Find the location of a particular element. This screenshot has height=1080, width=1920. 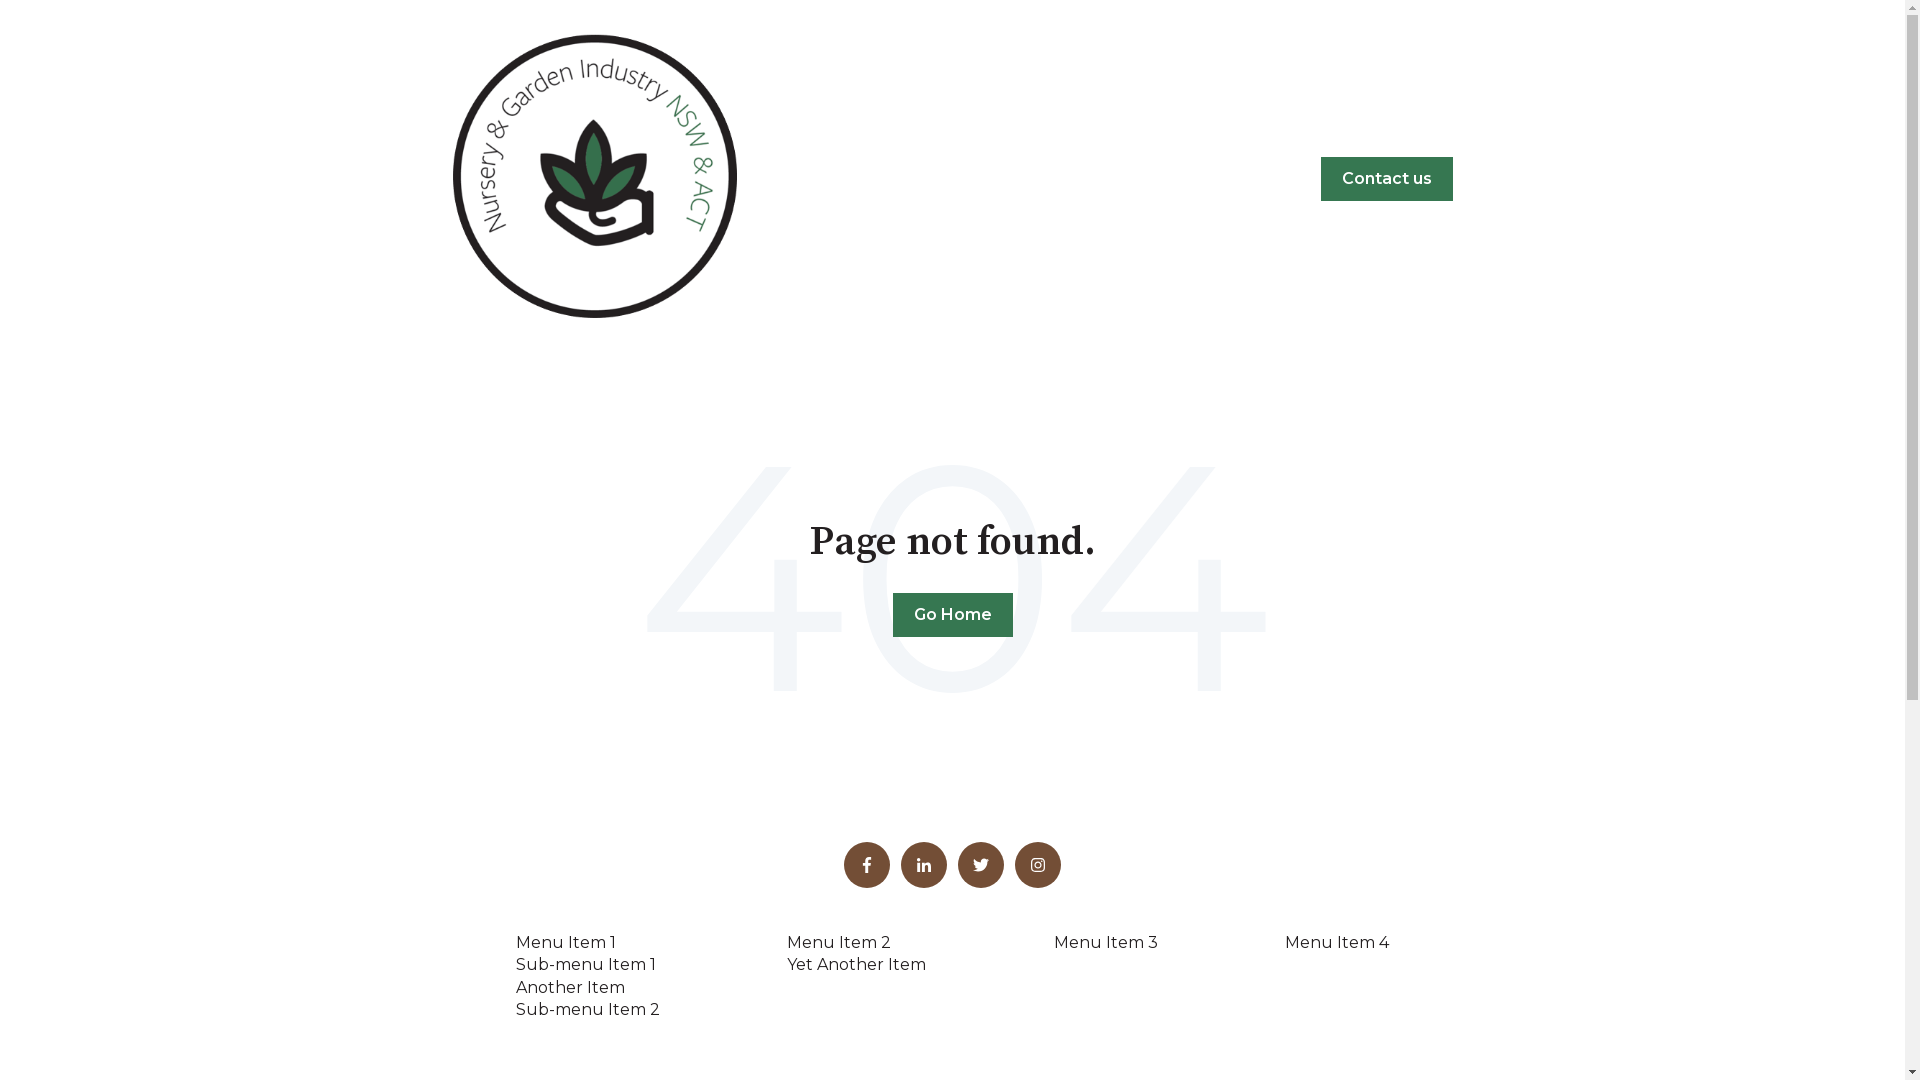

'Menu Item 4' is located at coordinates (1337, 942).